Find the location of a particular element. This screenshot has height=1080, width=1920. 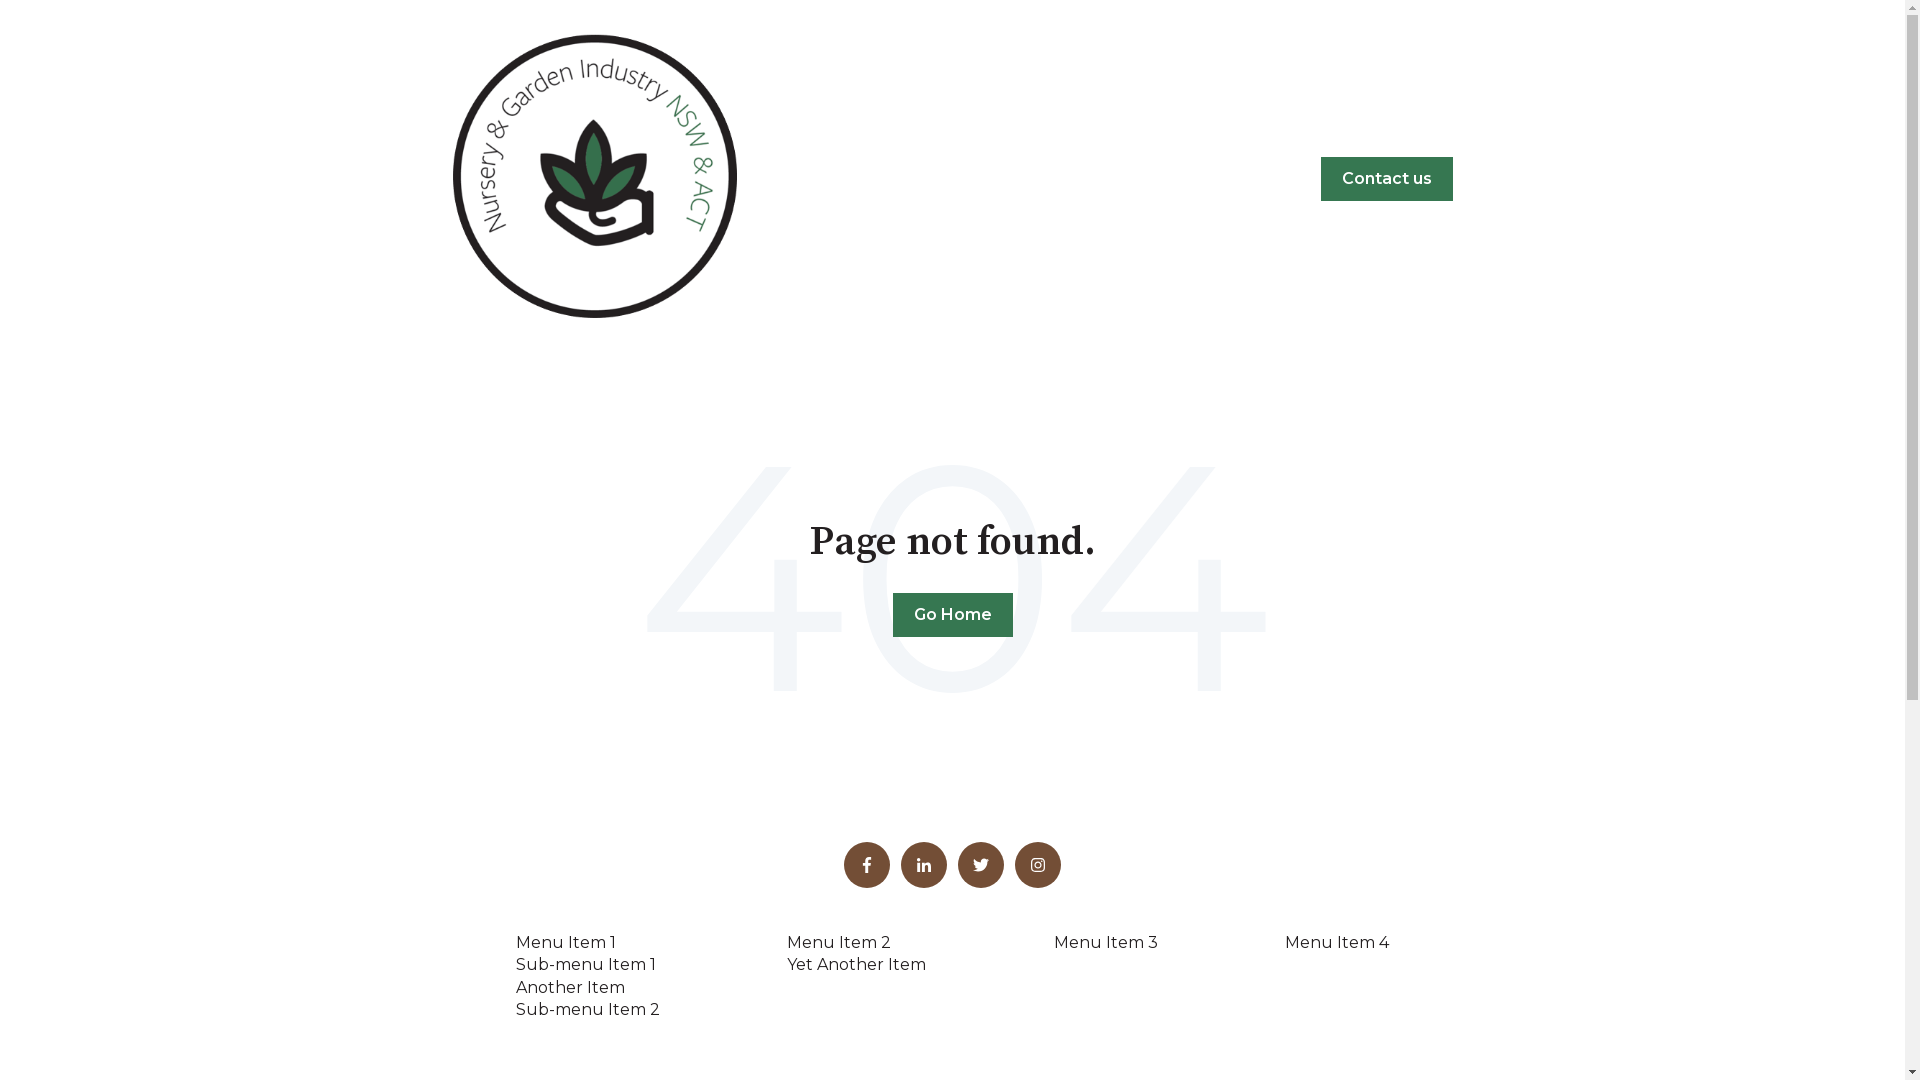

'Menu Item 4' is located at coordinates (1337, 942).